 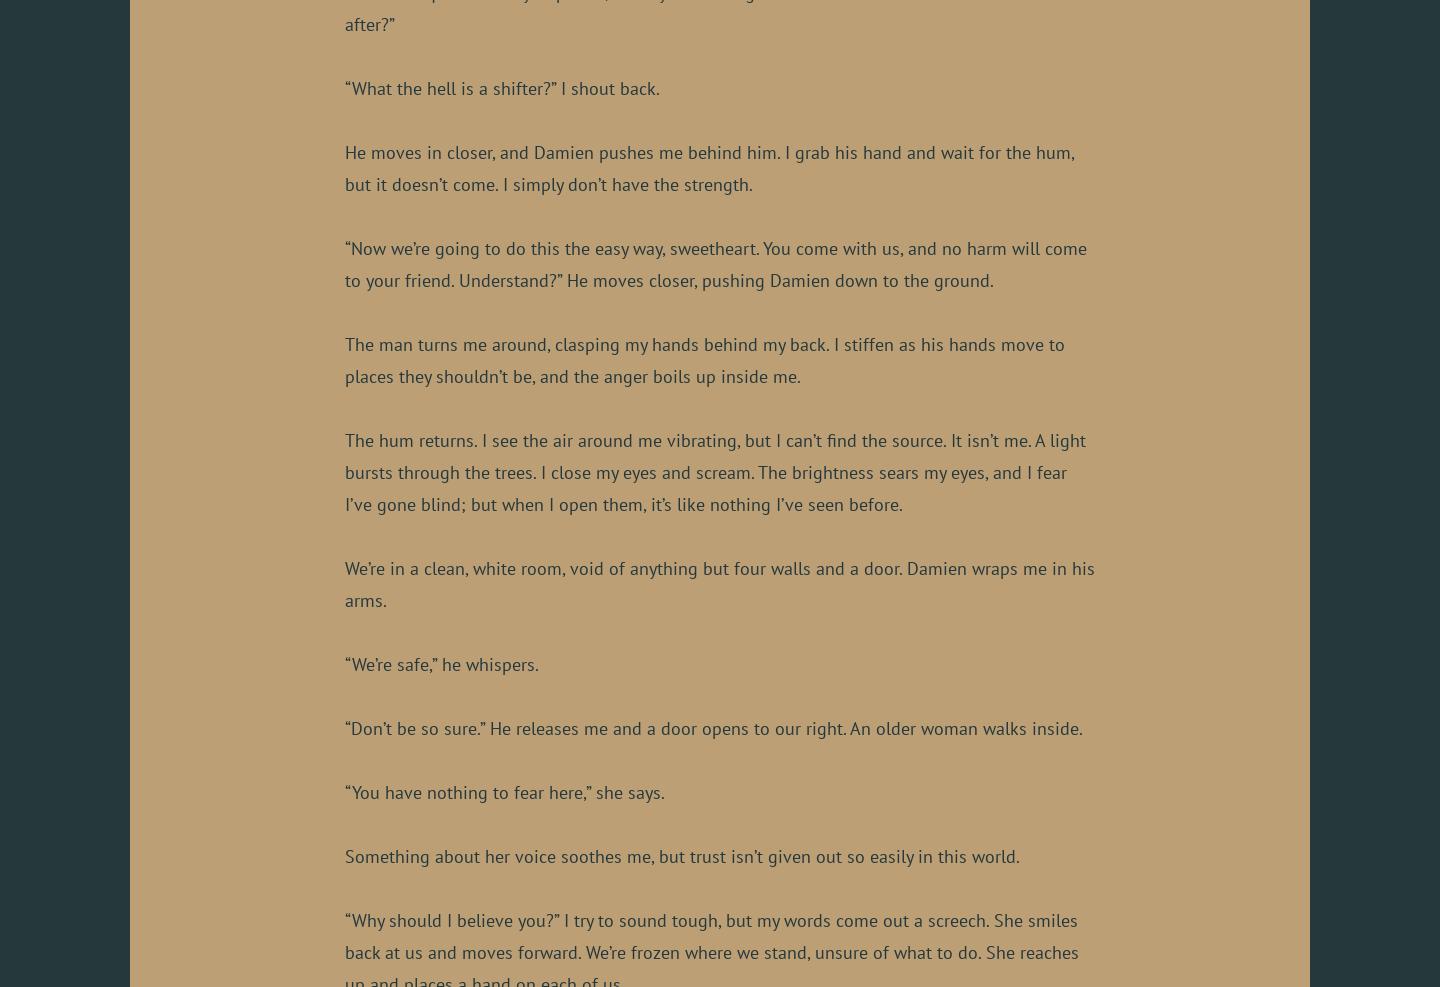 I want to click on '“You have nothing to fear here,” she says.', so click(x=504, y=792).